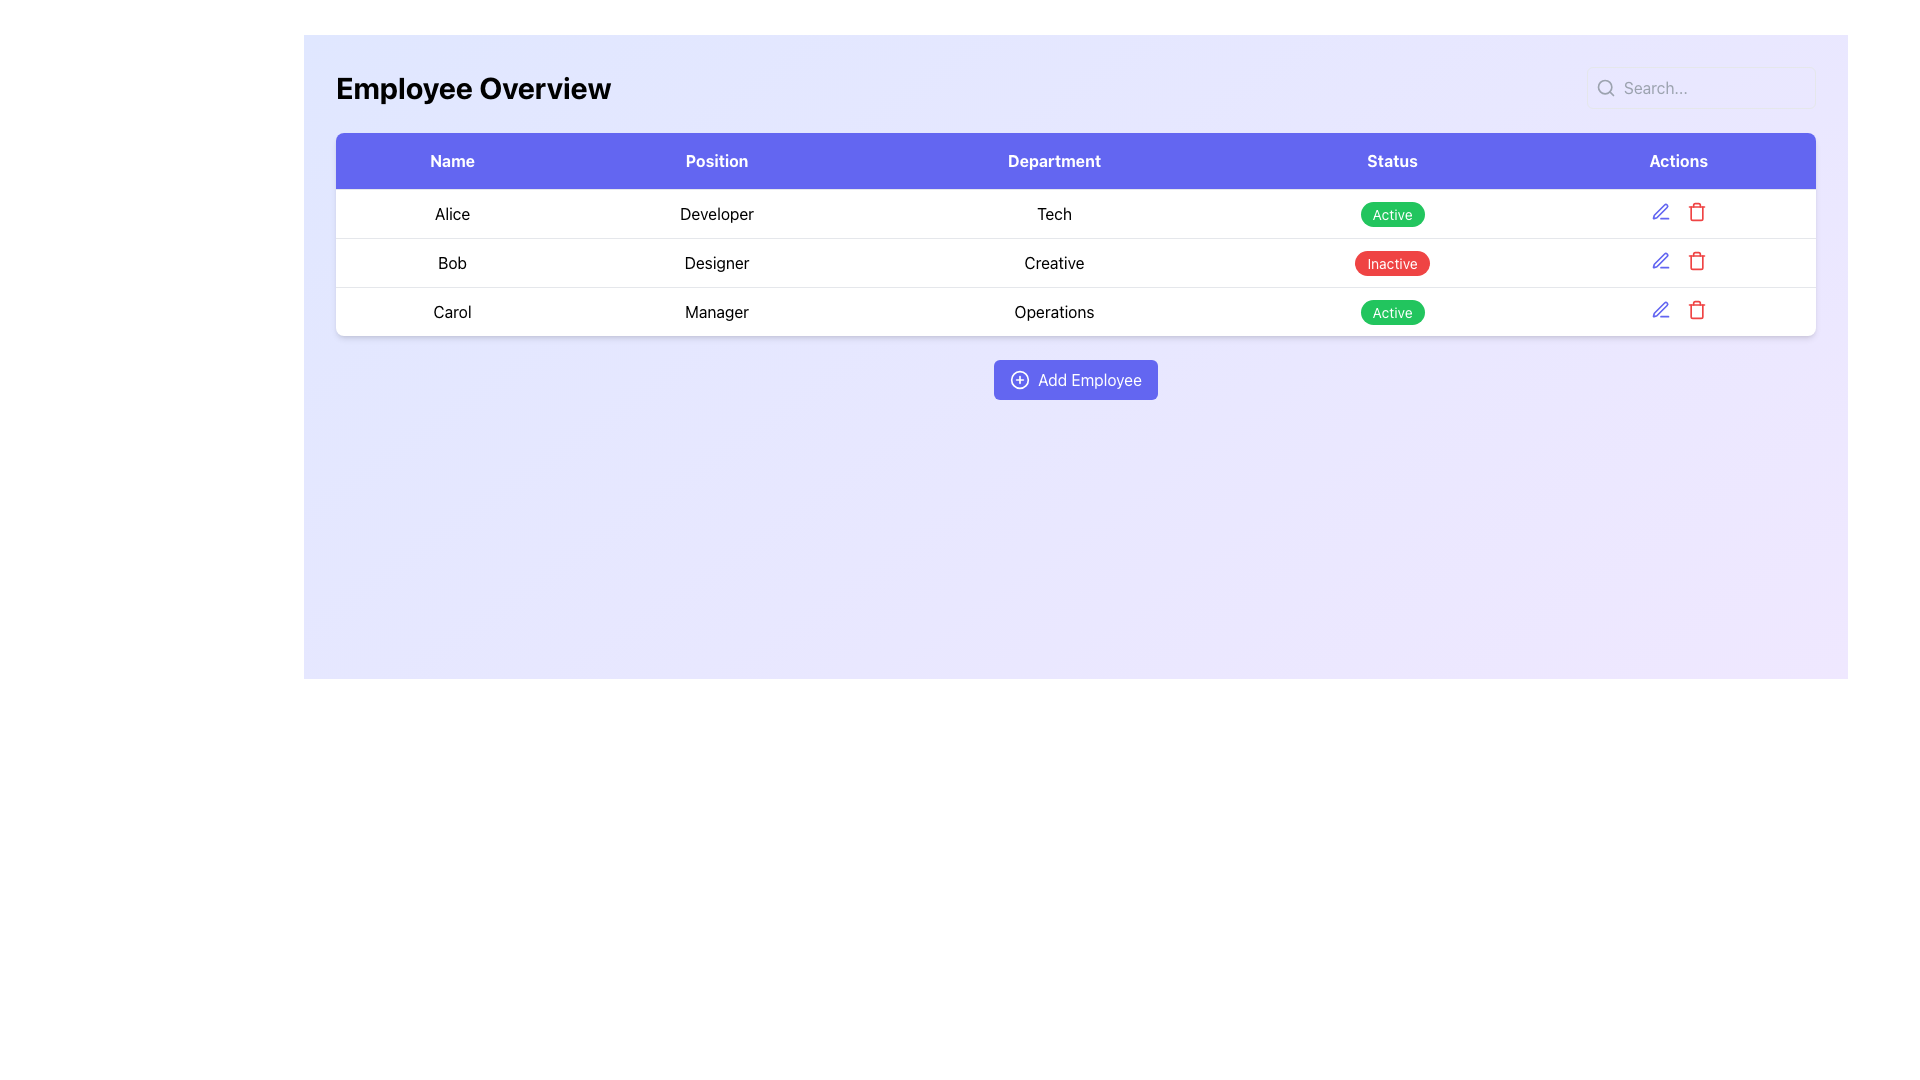 The height and width of the screenshot is (1080, 1920). I want to click on the red 'Inactive' badge button located in the 'Status' column of the table row corresponding to 'Bob', so click(1391, 262).